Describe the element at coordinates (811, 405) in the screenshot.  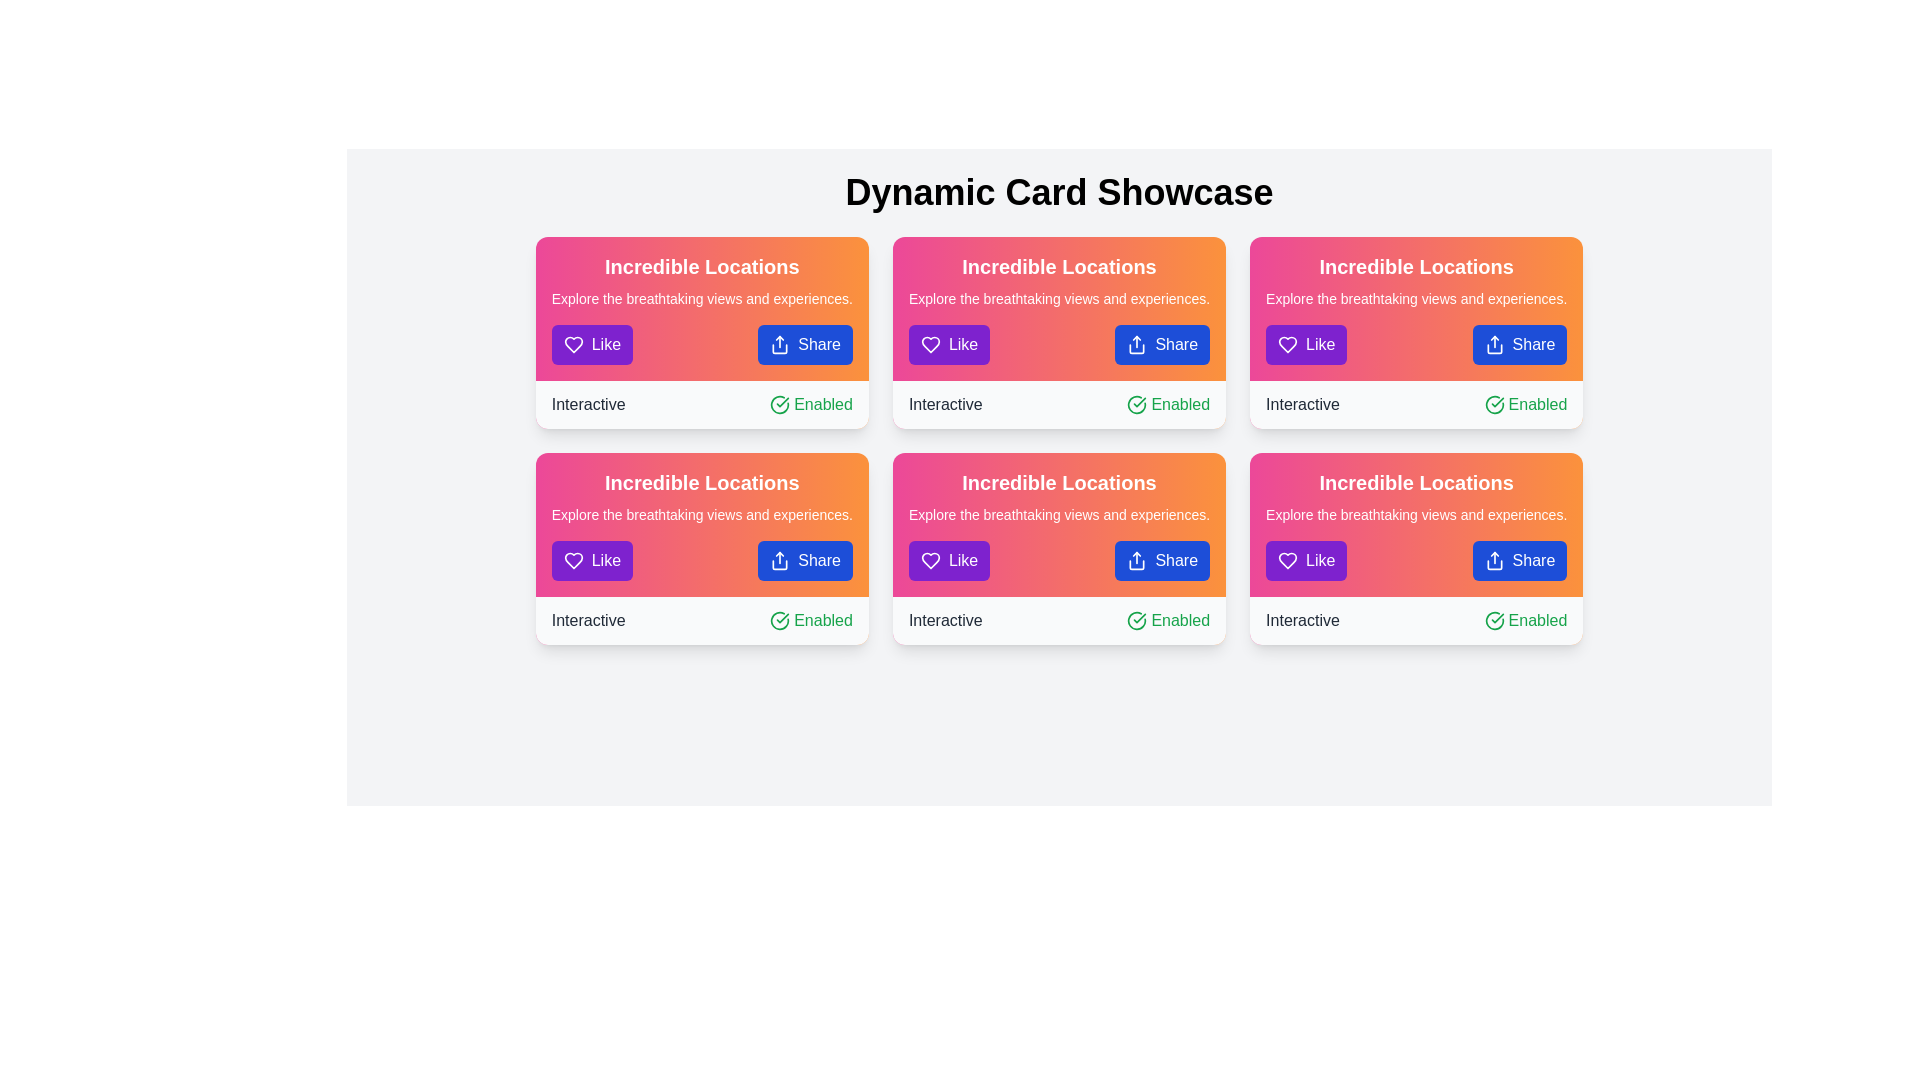
I see `the text with a green checkmark icon that indicates 'Enabled' located in the lower-right corner of the card labeled 'Interactive'` at that location.